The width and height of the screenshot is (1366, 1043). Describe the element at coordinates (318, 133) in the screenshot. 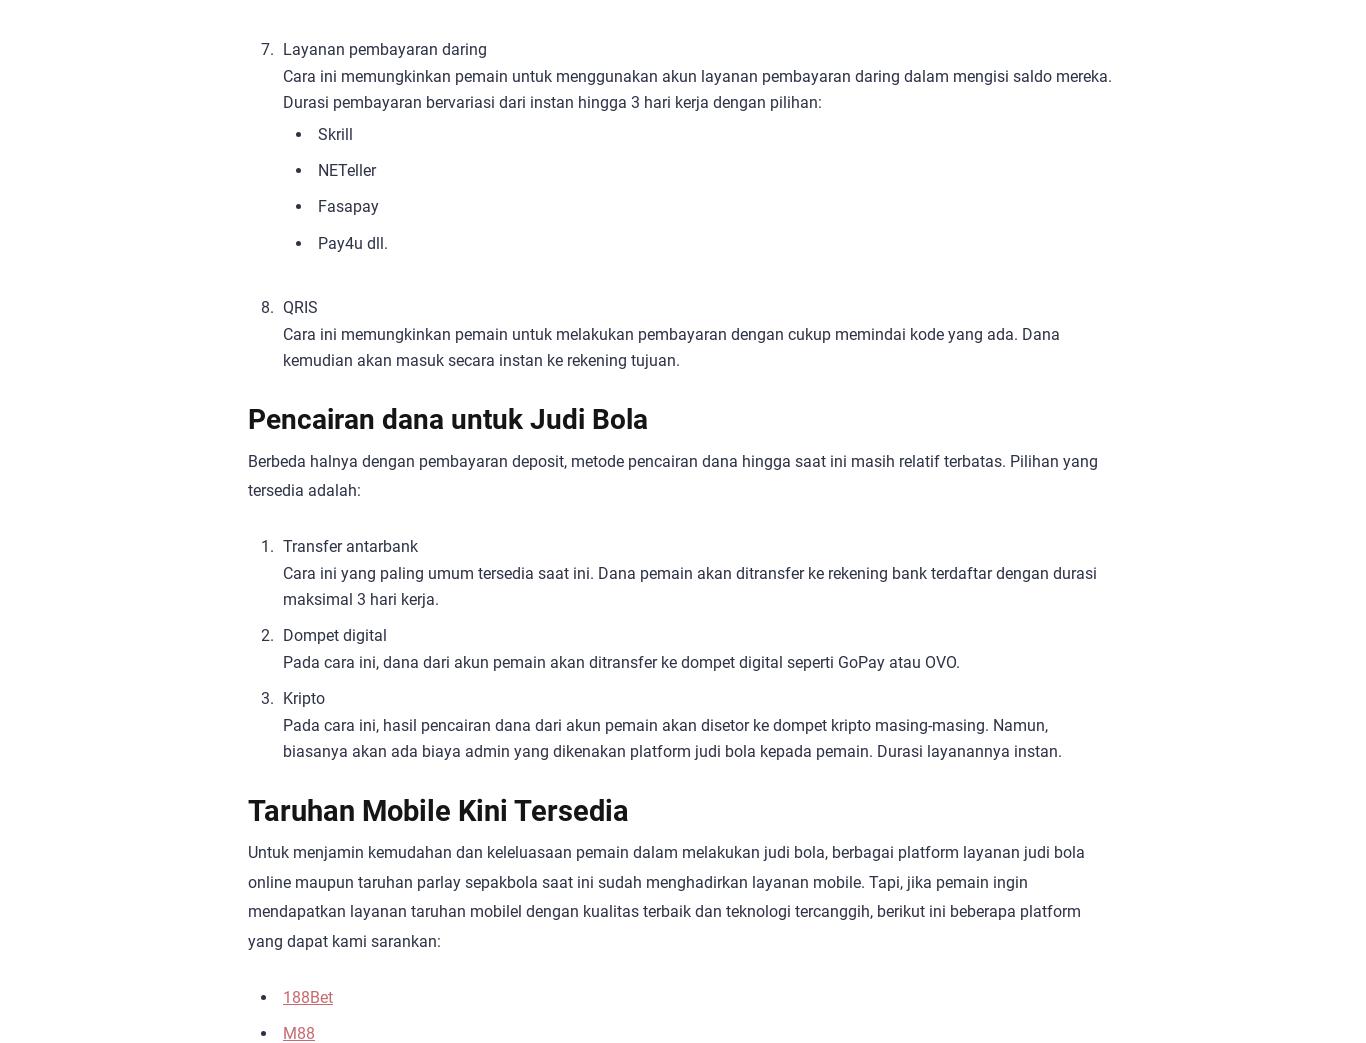

I see `'Skrill'` at that location.